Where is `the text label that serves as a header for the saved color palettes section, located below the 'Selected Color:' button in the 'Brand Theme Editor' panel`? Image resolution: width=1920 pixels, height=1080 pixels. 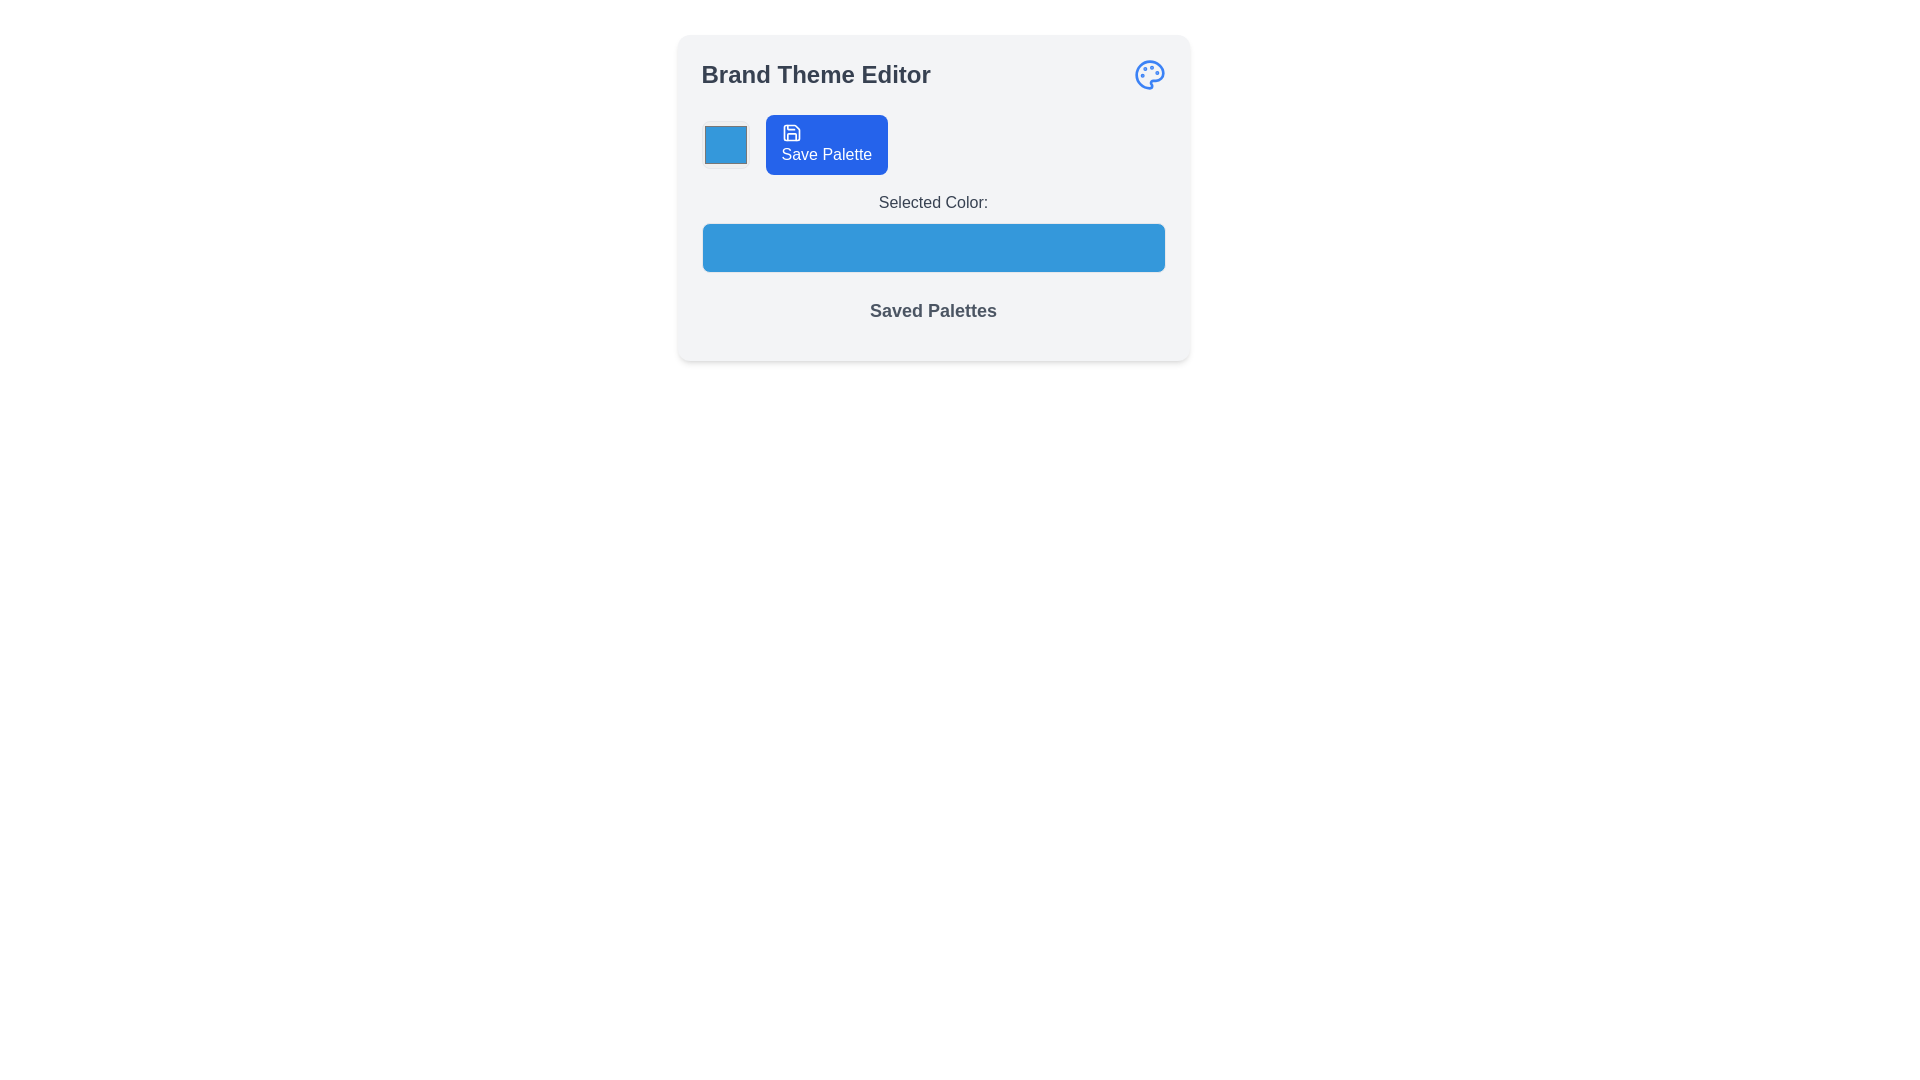
the text label that serves as a header for the saved color palettes section, located below the 'Selected Color:' button in the 'Brand Theme Editor' panel is located at coordinates (932, 311).